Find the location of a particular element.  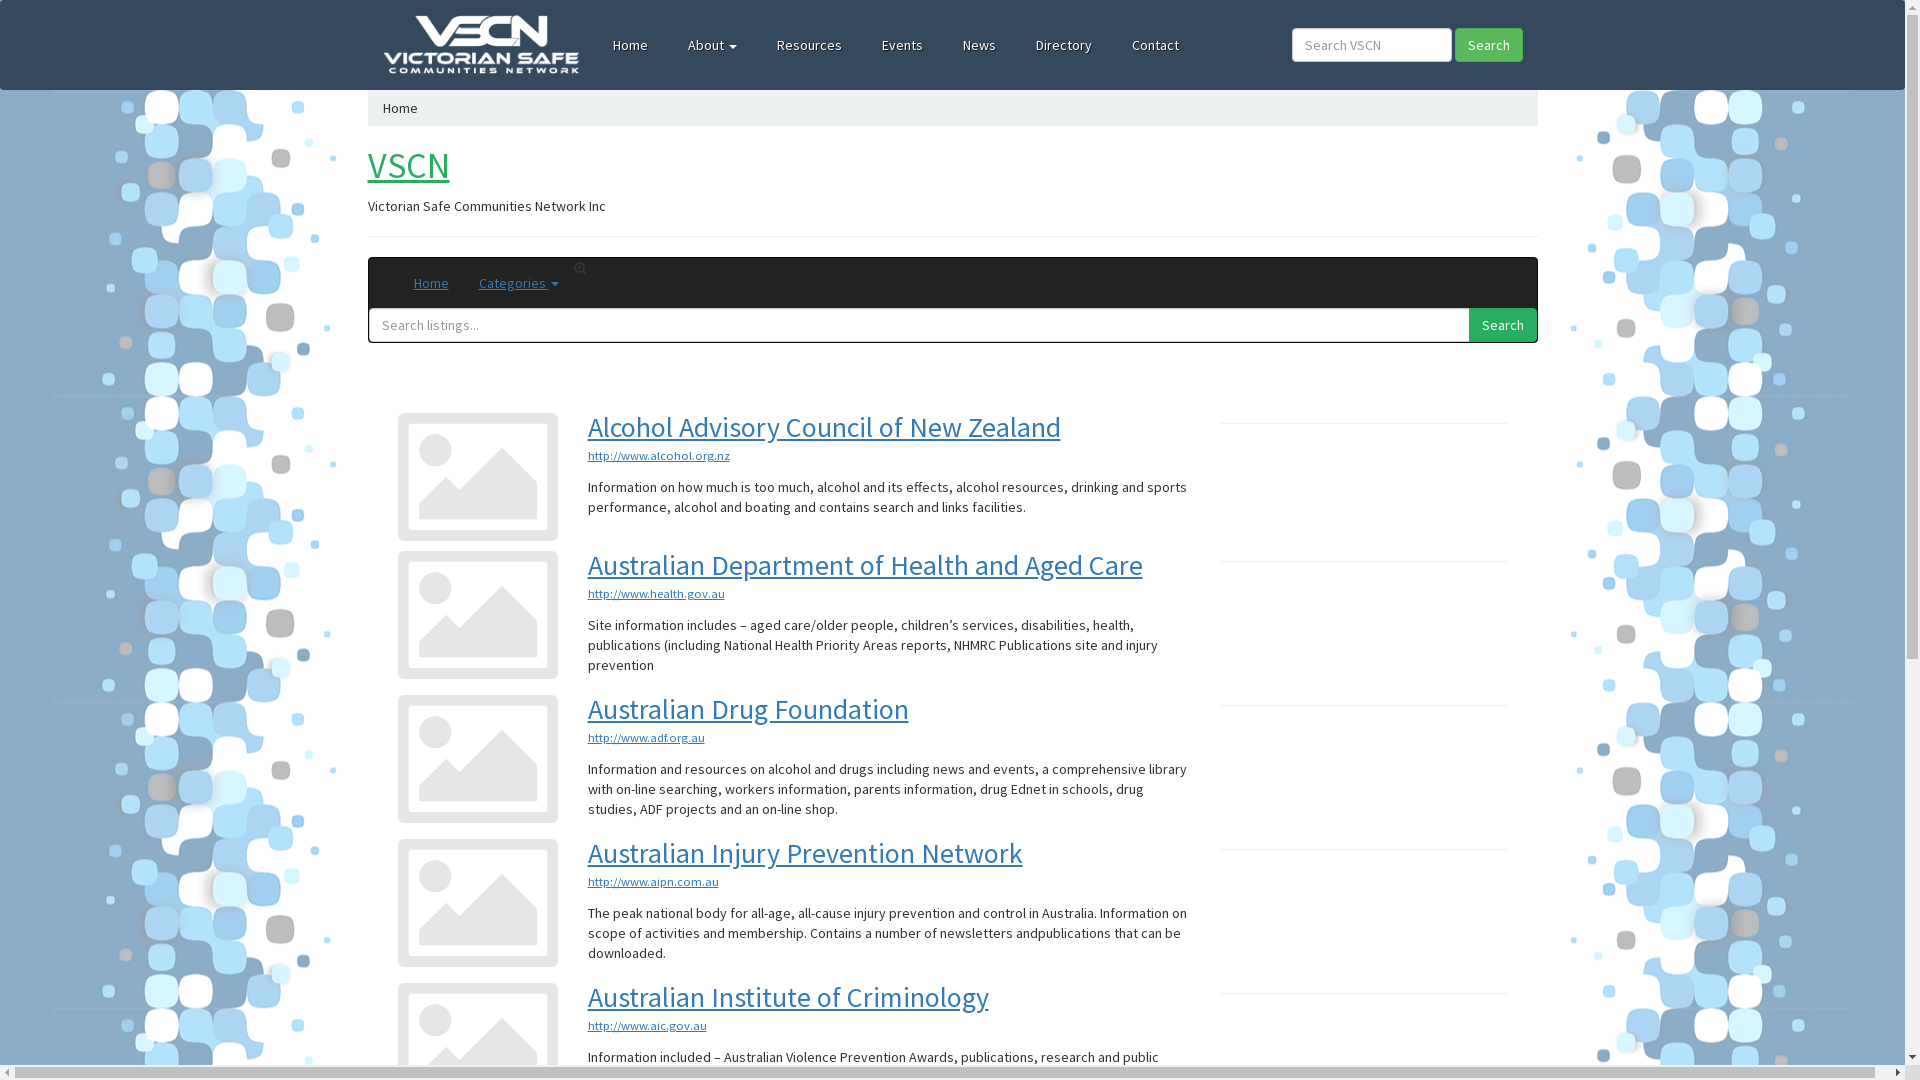

'http://www.alcohol.org.nz' is located at coordinates (658, 455).